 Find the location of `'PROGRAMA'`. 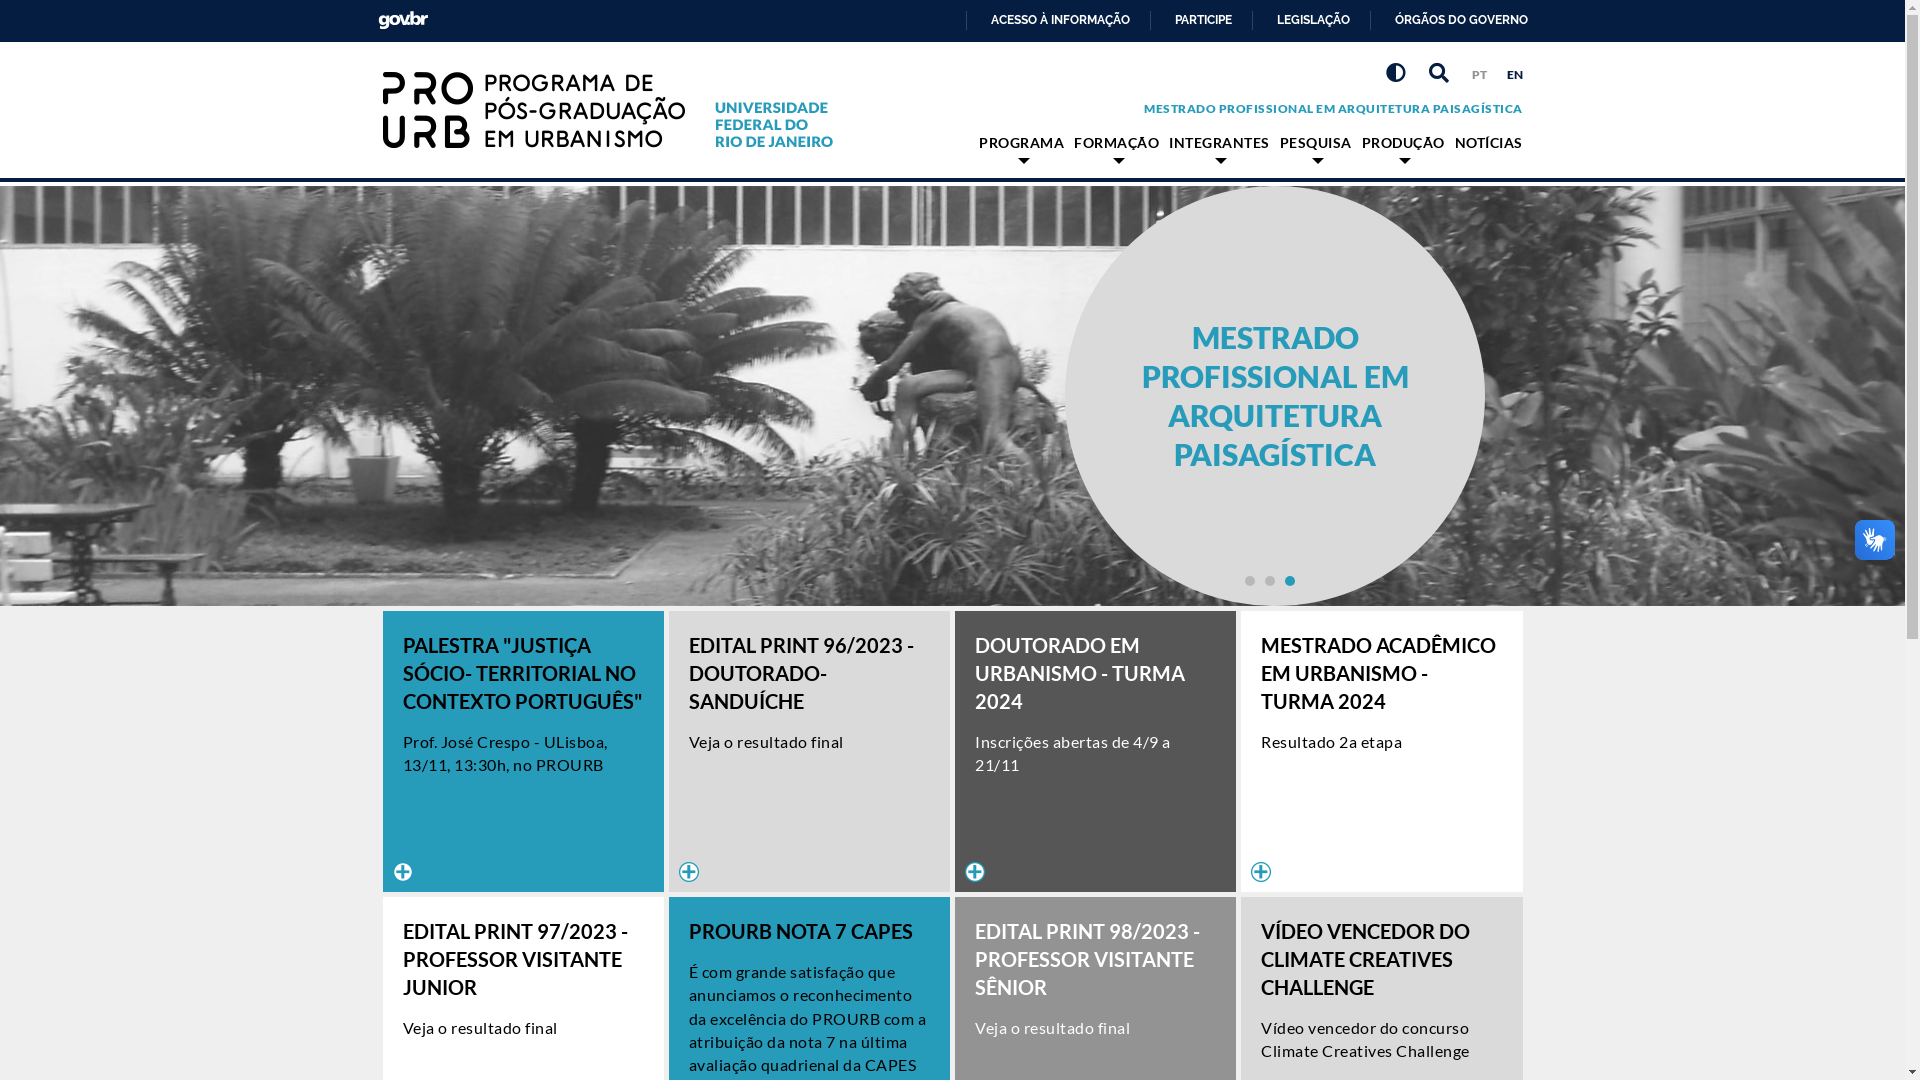

'PROGRAMA' is located at coordinates (1021, 147).